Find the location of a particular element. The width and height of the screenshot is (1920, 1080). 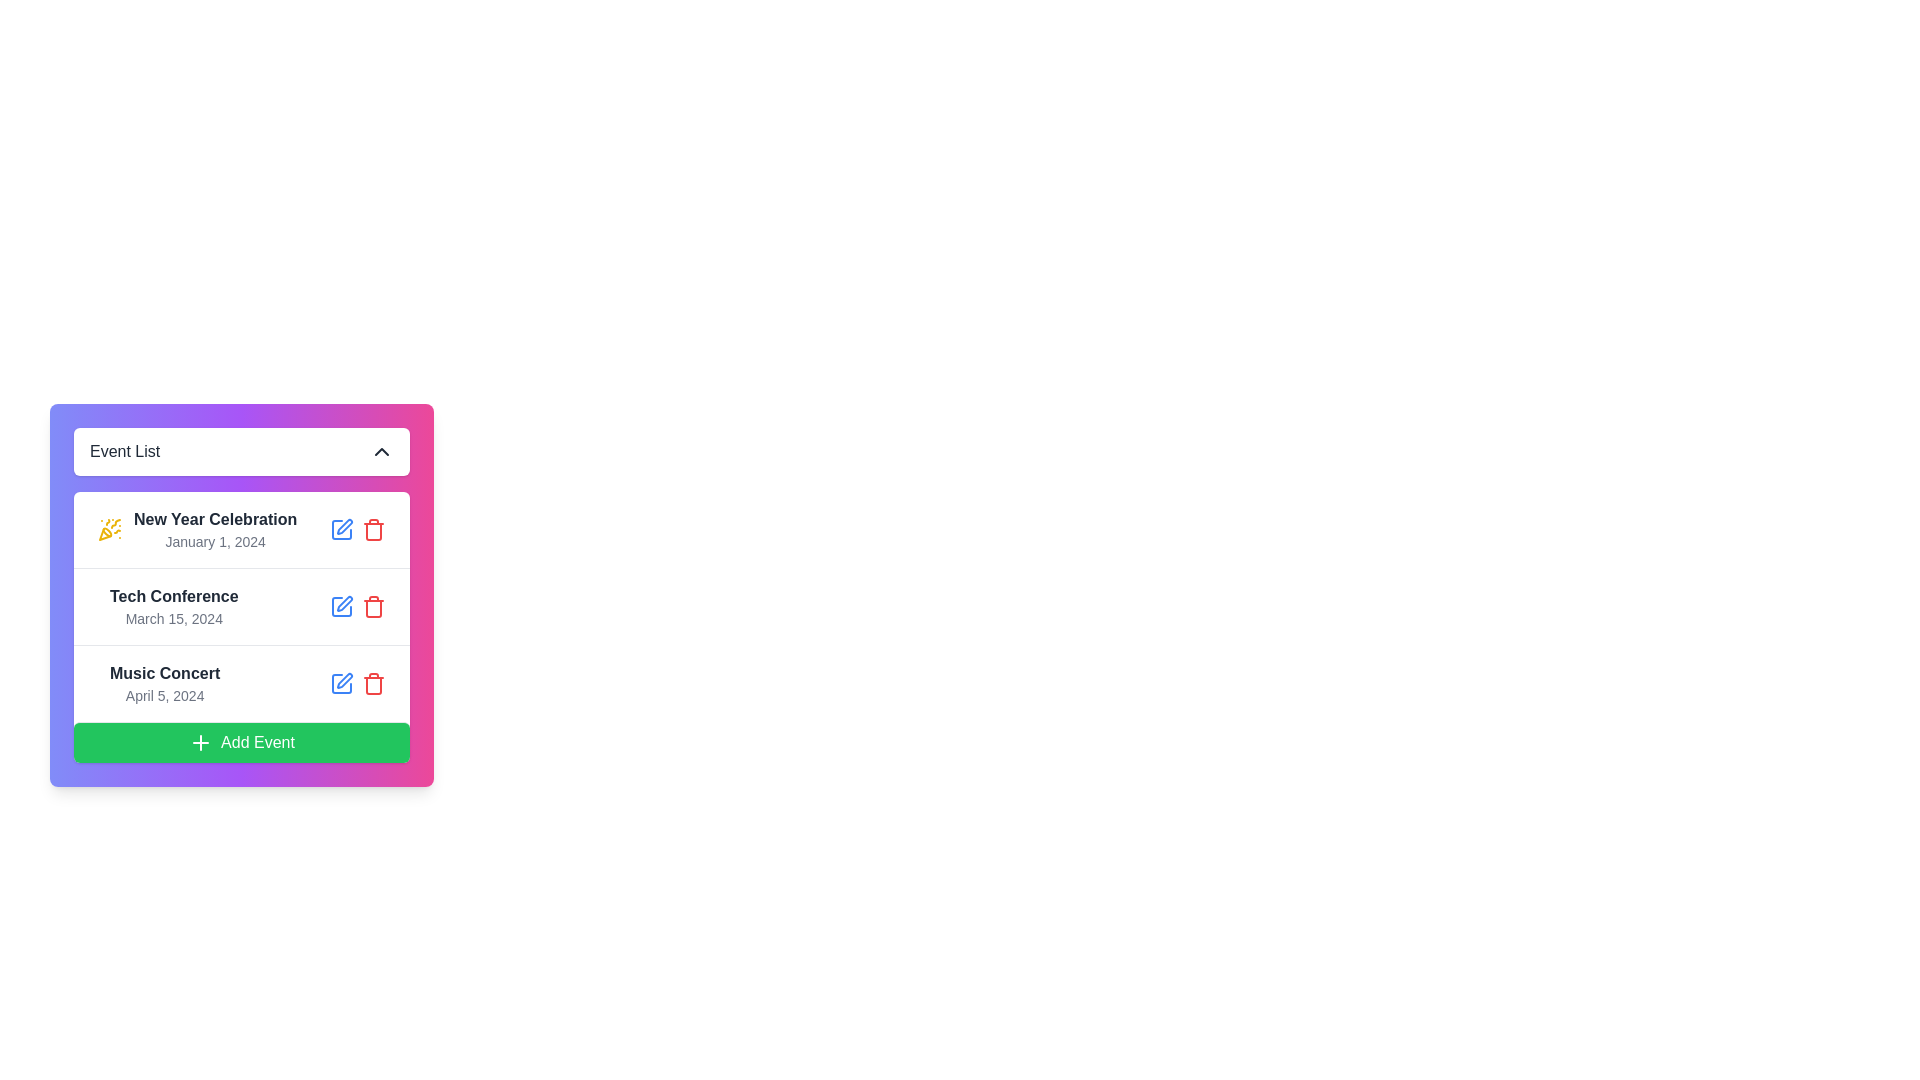

the icon located at the top left corner of the 'Add Event' button is located at coordinates (201, 743).